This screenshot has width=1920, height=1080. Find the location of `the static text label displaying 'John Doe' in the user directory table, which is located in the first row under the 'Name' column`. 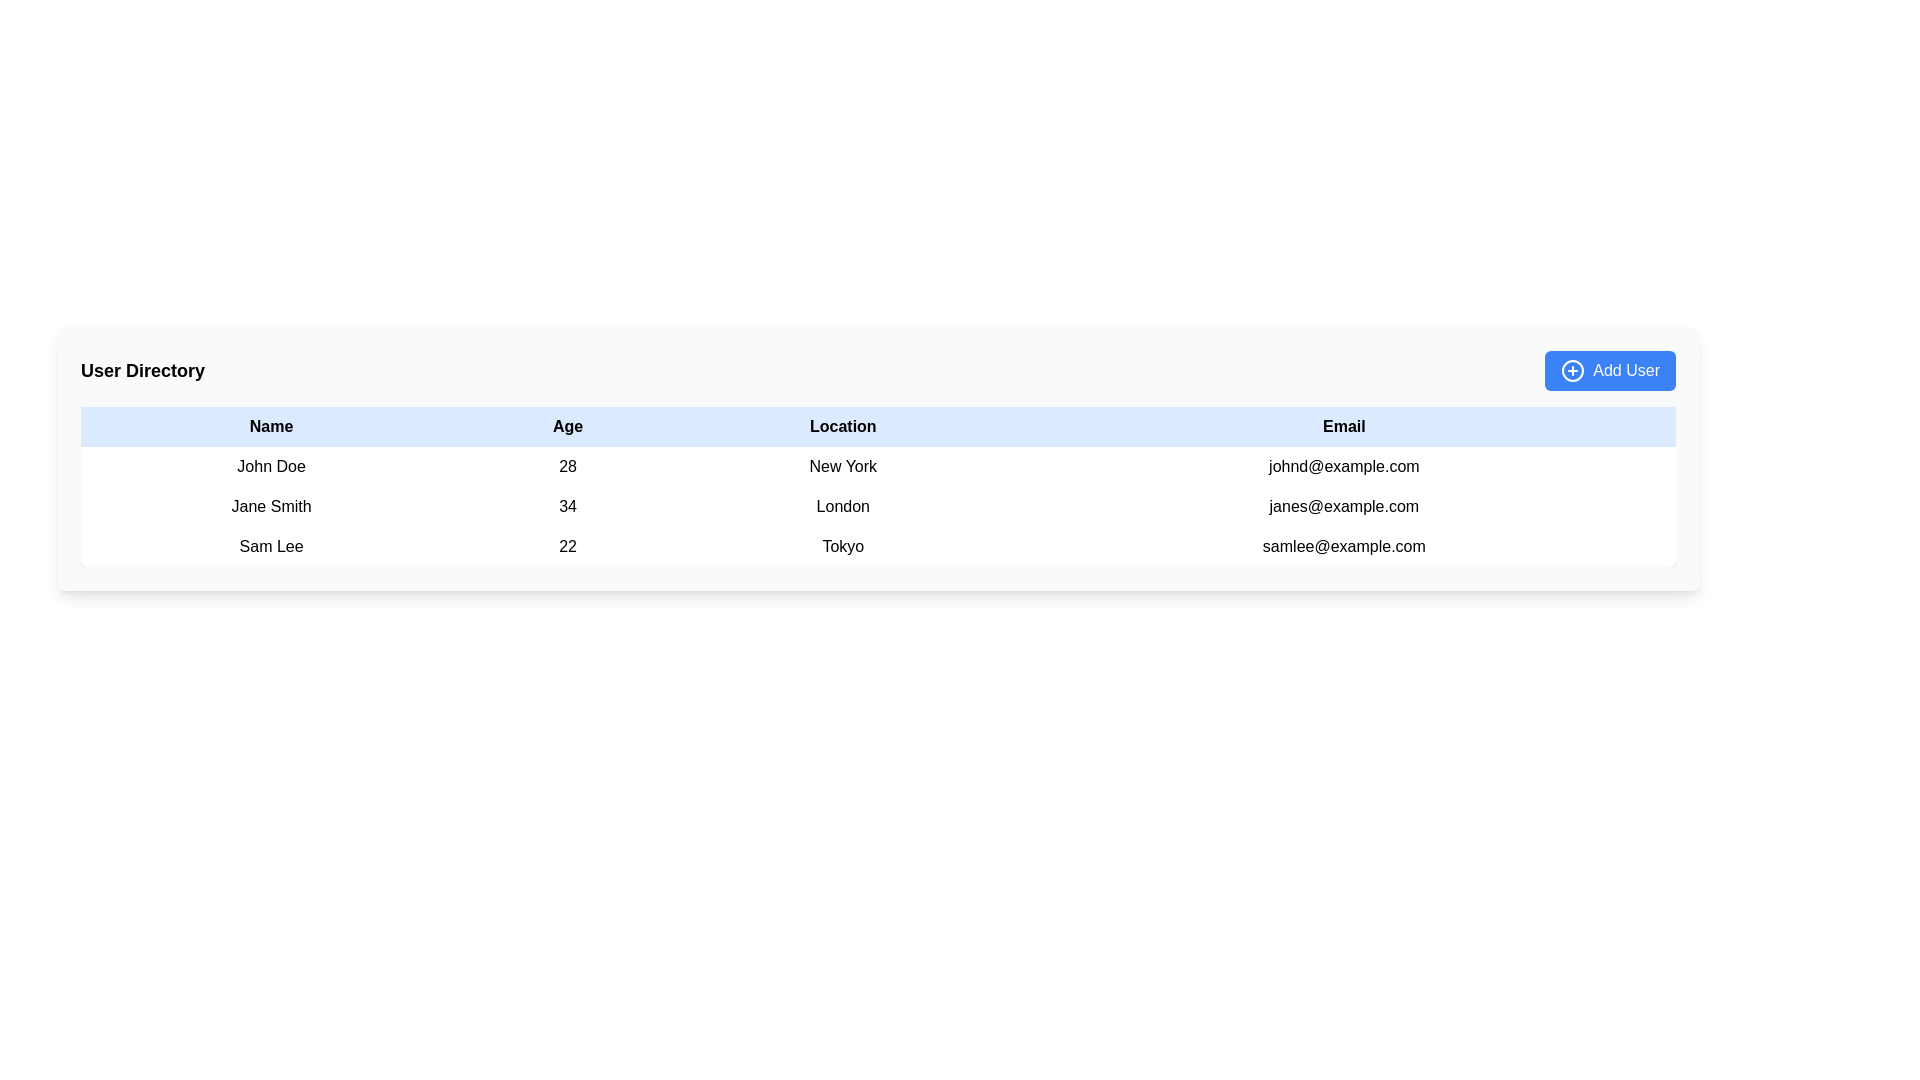

the static text label displaying 'John Doe' in the user directory table, which is located in the first row under the 'Name' column is located at coordinates (270, 466).